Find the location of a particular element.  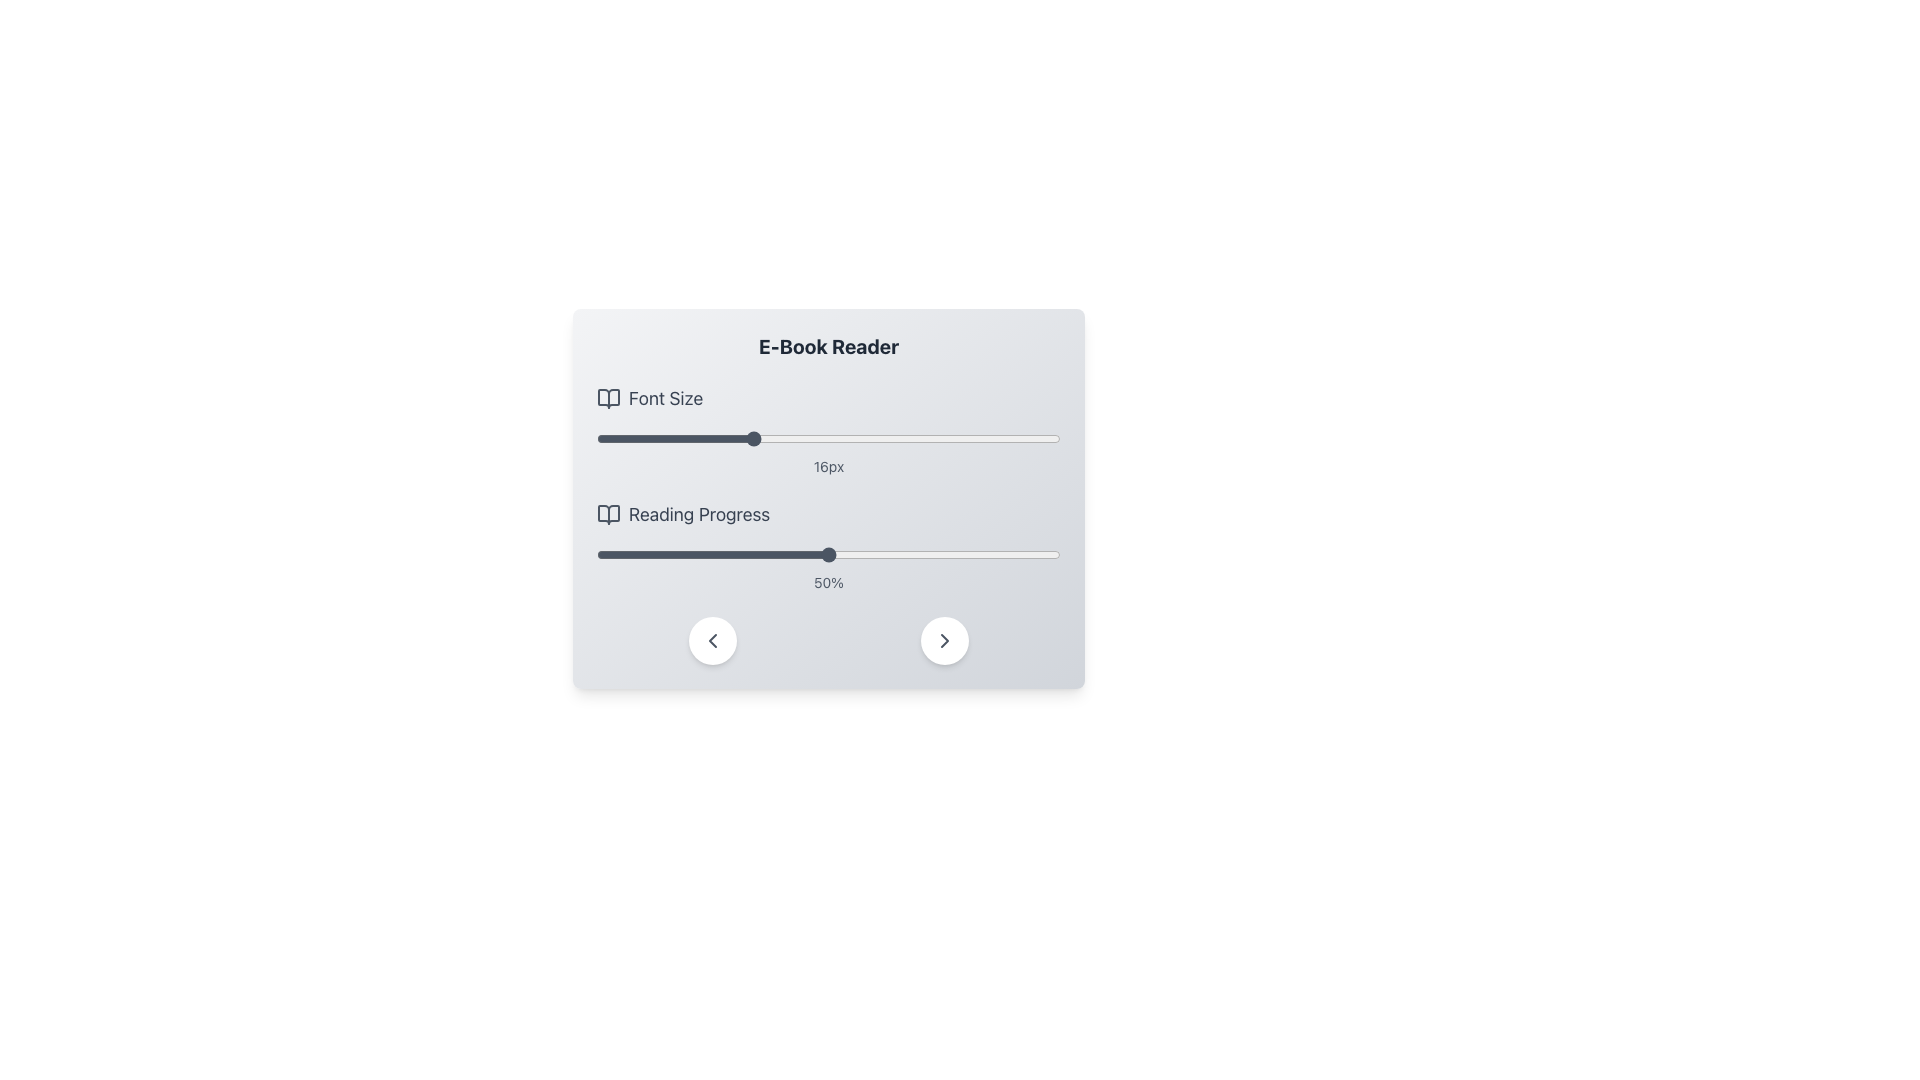

'Font Size' text label located to the right of the open book icon in the upper-left section of the interface is located at coordinates (666, 398).